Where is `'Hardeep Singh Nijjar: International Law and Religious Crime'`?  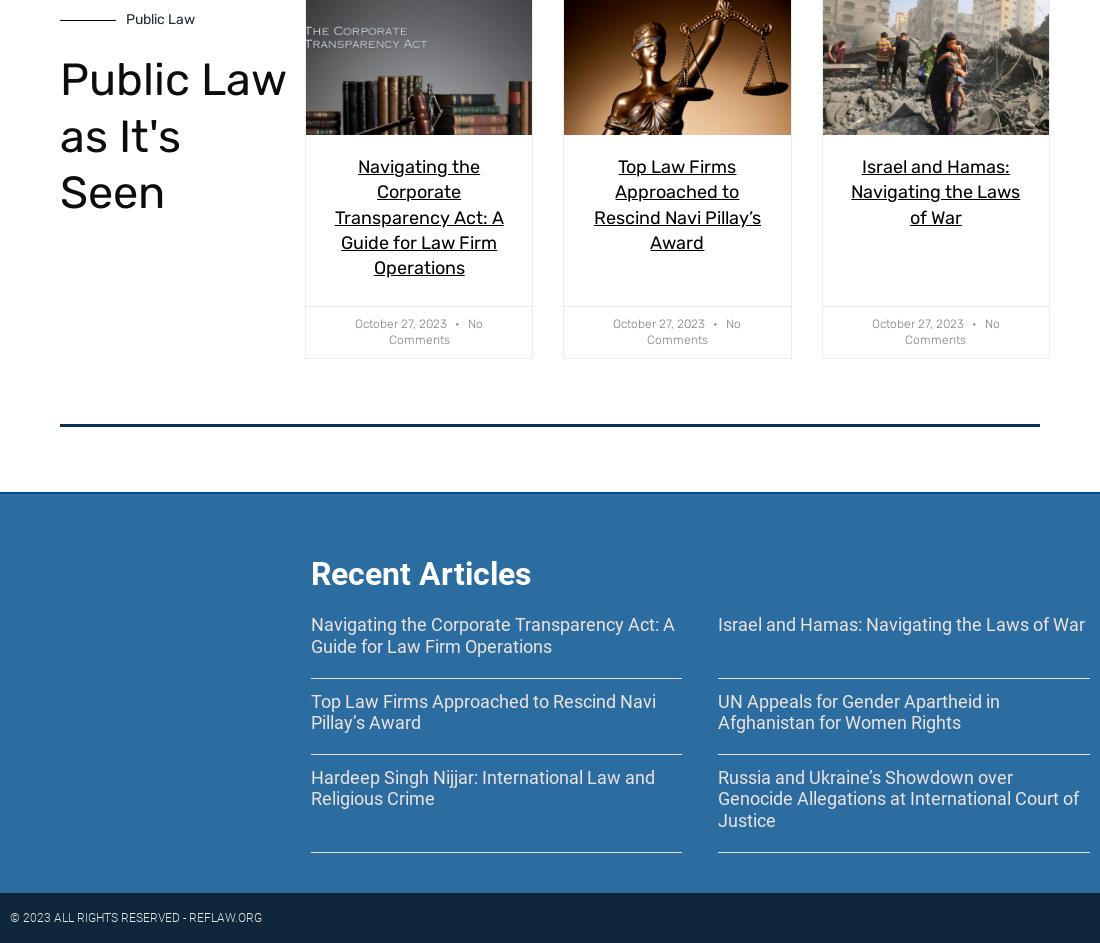
'Hardeep Singh Nijjar: International Law and Religious Crime' is located at coordinates (482, 786).